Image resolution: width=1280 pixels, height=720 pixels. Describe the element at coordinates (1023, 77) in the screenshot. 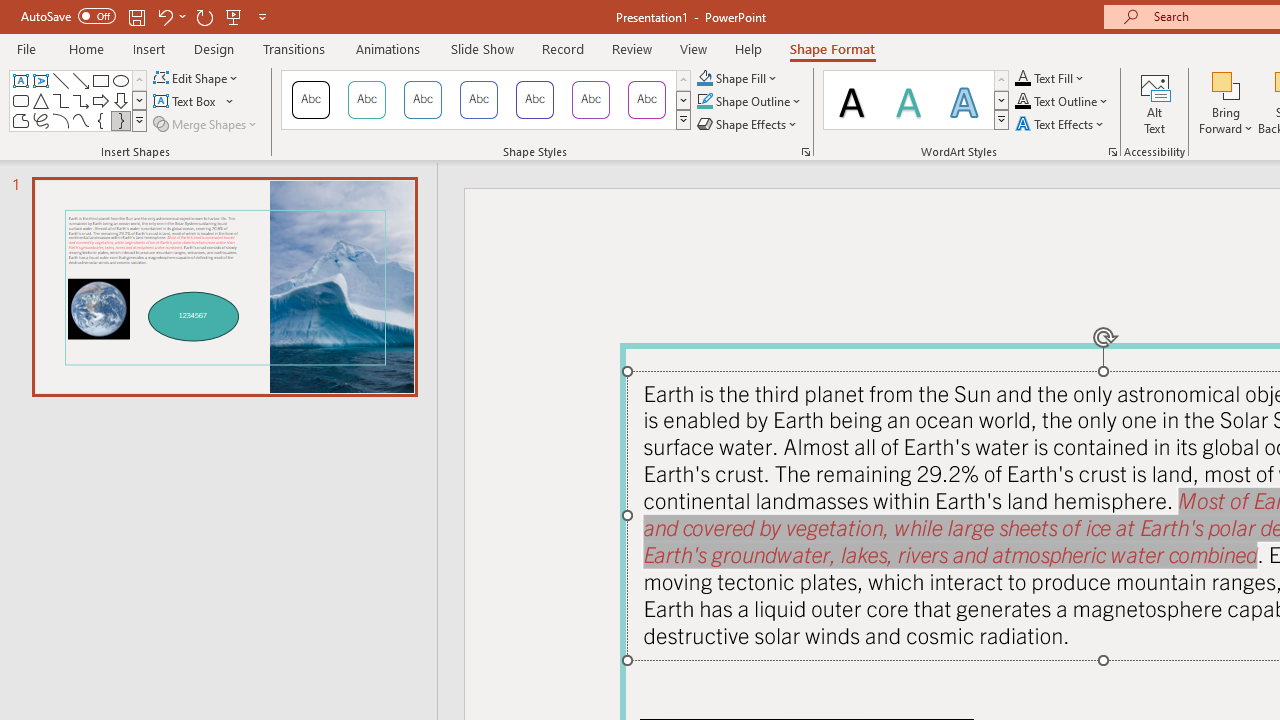

I see `'Text Fill RGB(0, 0, 0)'` at that location.